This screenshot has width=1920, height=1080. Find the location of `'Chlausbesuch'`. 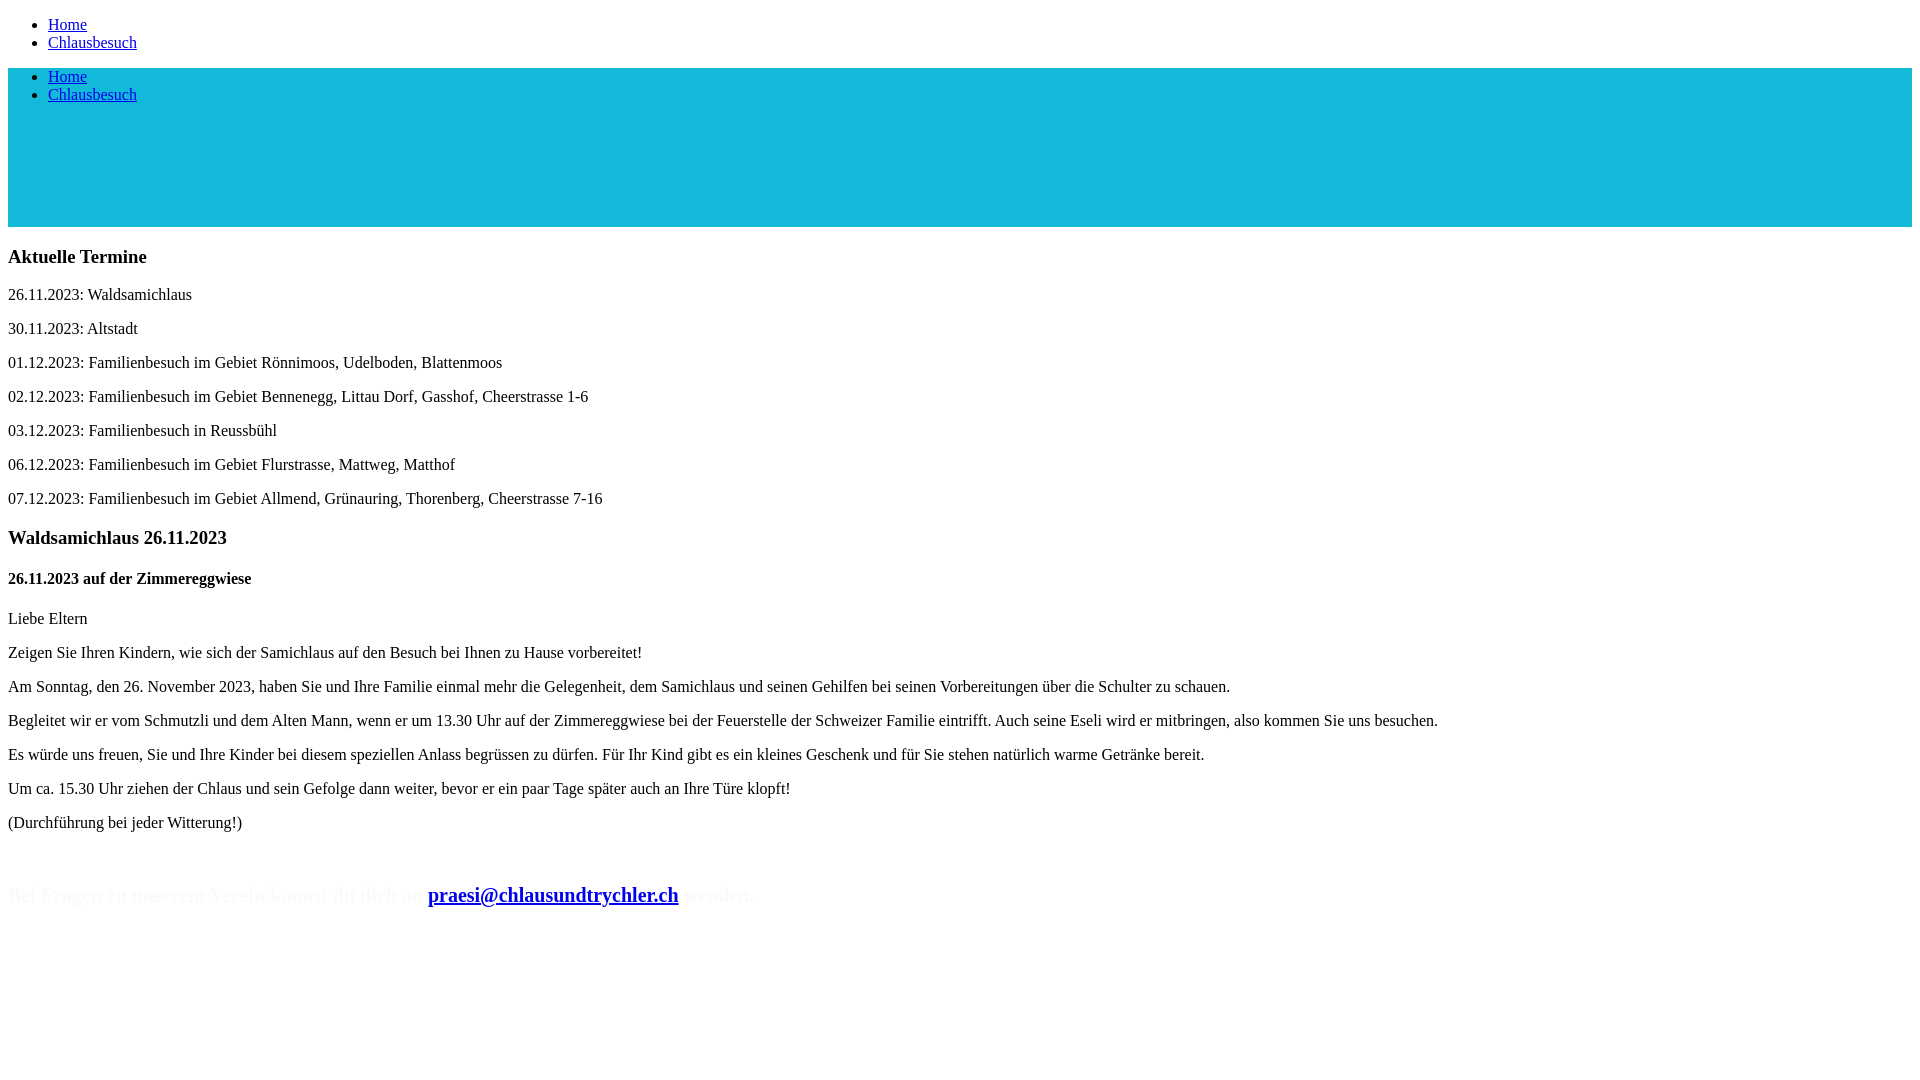

'Chlausbesuch' is located at coordinates (91, 94).